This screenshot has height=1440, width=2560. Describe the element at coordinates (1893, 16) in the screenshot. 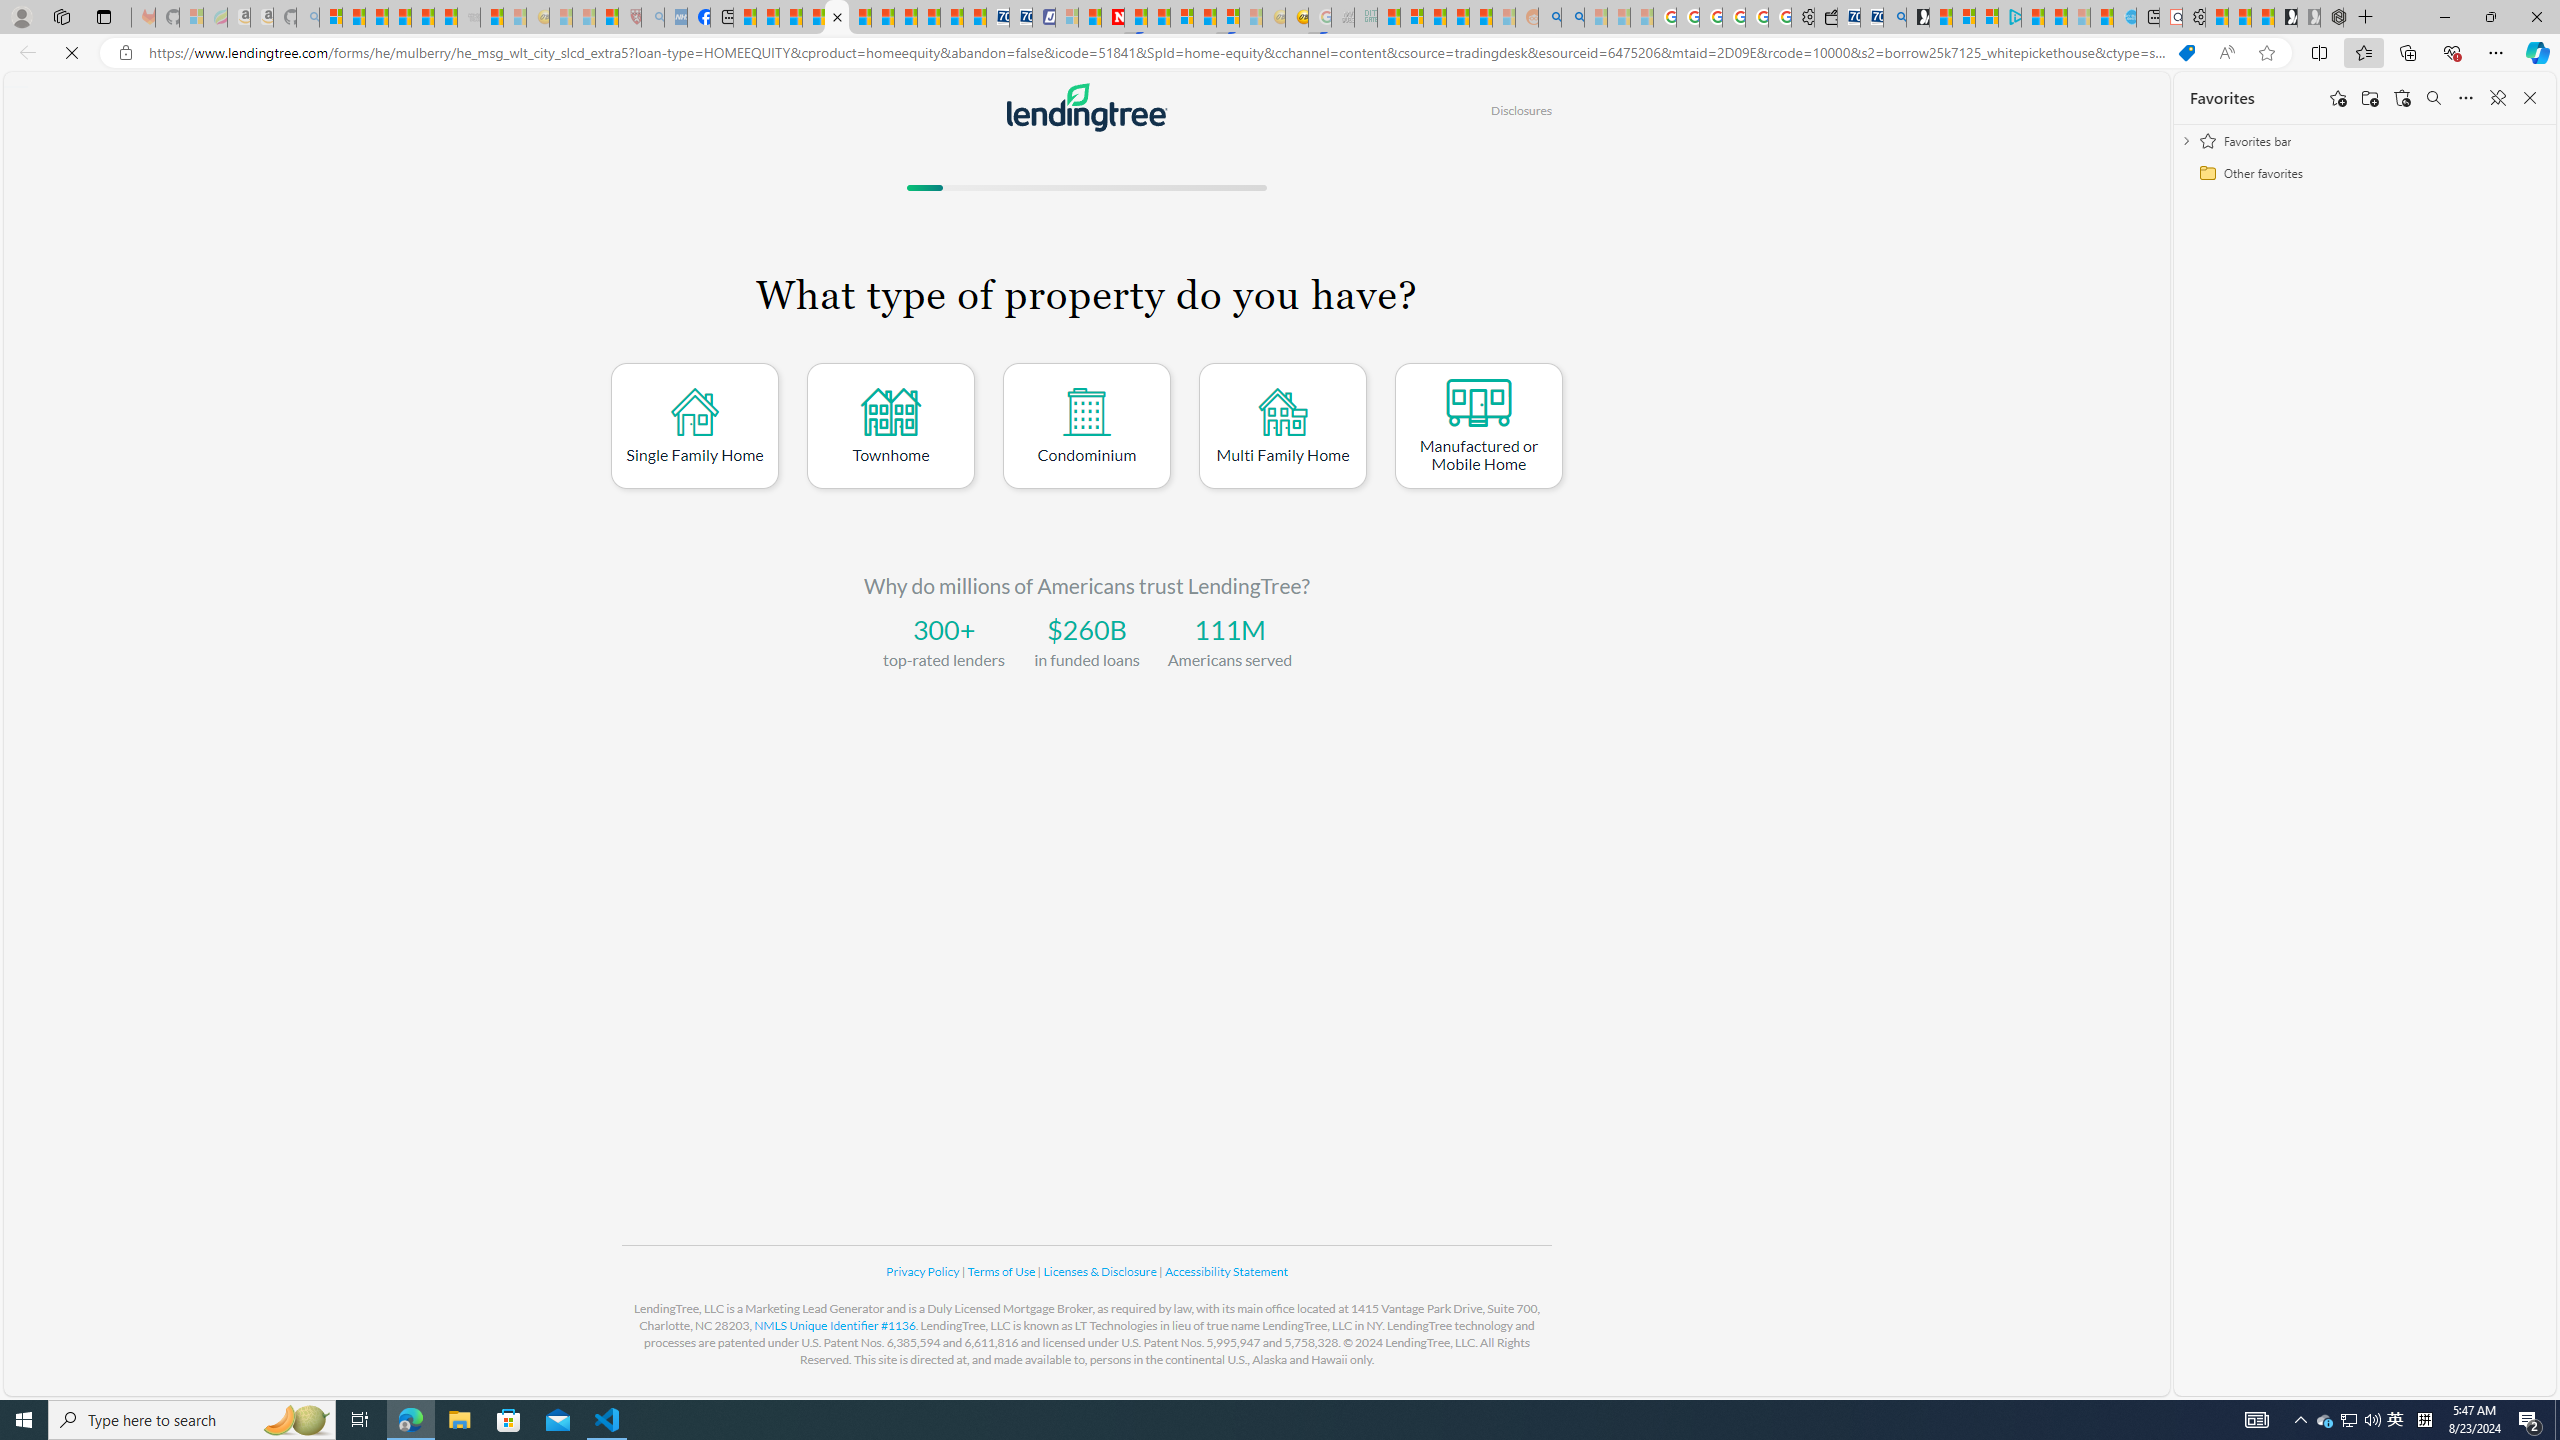

I see `'Bing Real Estate - Home sales and rental listings'` at that location.